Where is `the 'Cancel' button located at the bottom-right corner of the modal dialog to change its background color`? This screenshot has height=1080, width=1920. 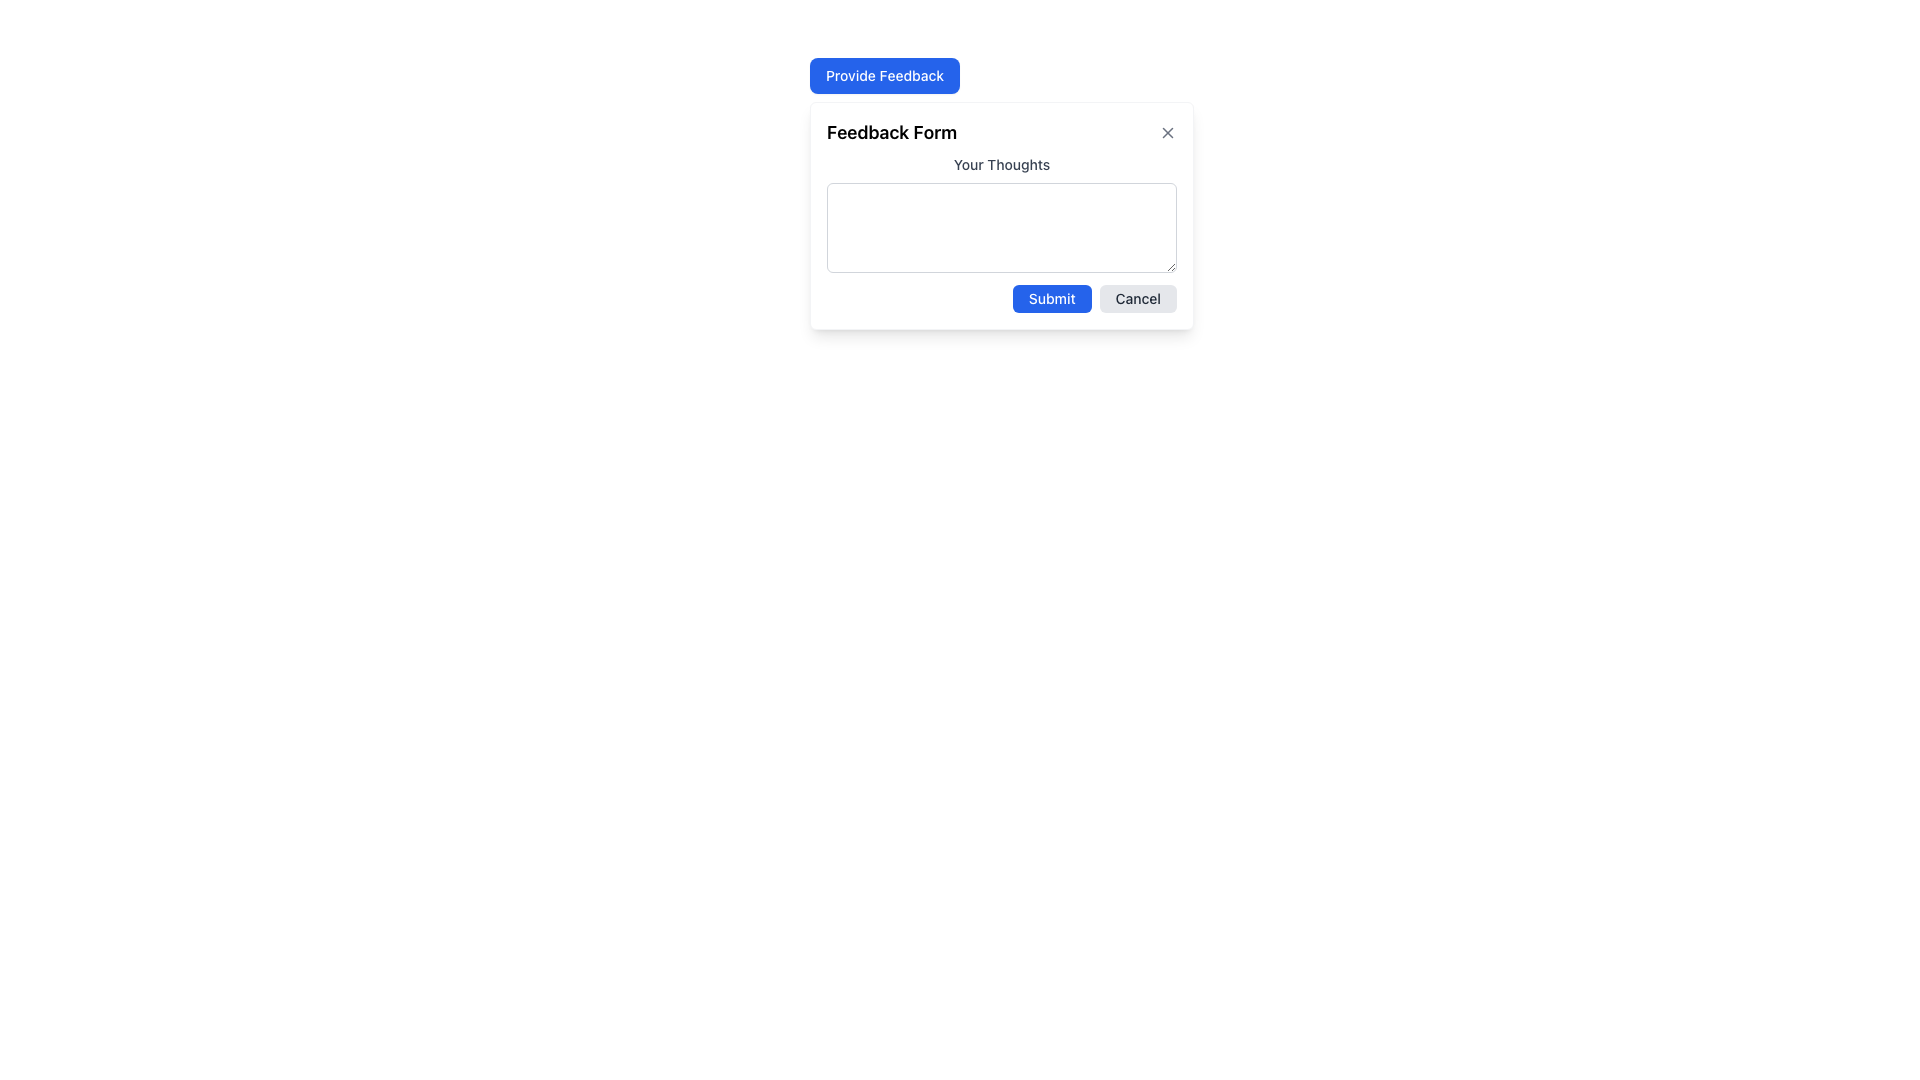
the 'Cancel' button located at the bottom-right corner of the modal dialog to change its background color is located at coordinates (1138, 299).